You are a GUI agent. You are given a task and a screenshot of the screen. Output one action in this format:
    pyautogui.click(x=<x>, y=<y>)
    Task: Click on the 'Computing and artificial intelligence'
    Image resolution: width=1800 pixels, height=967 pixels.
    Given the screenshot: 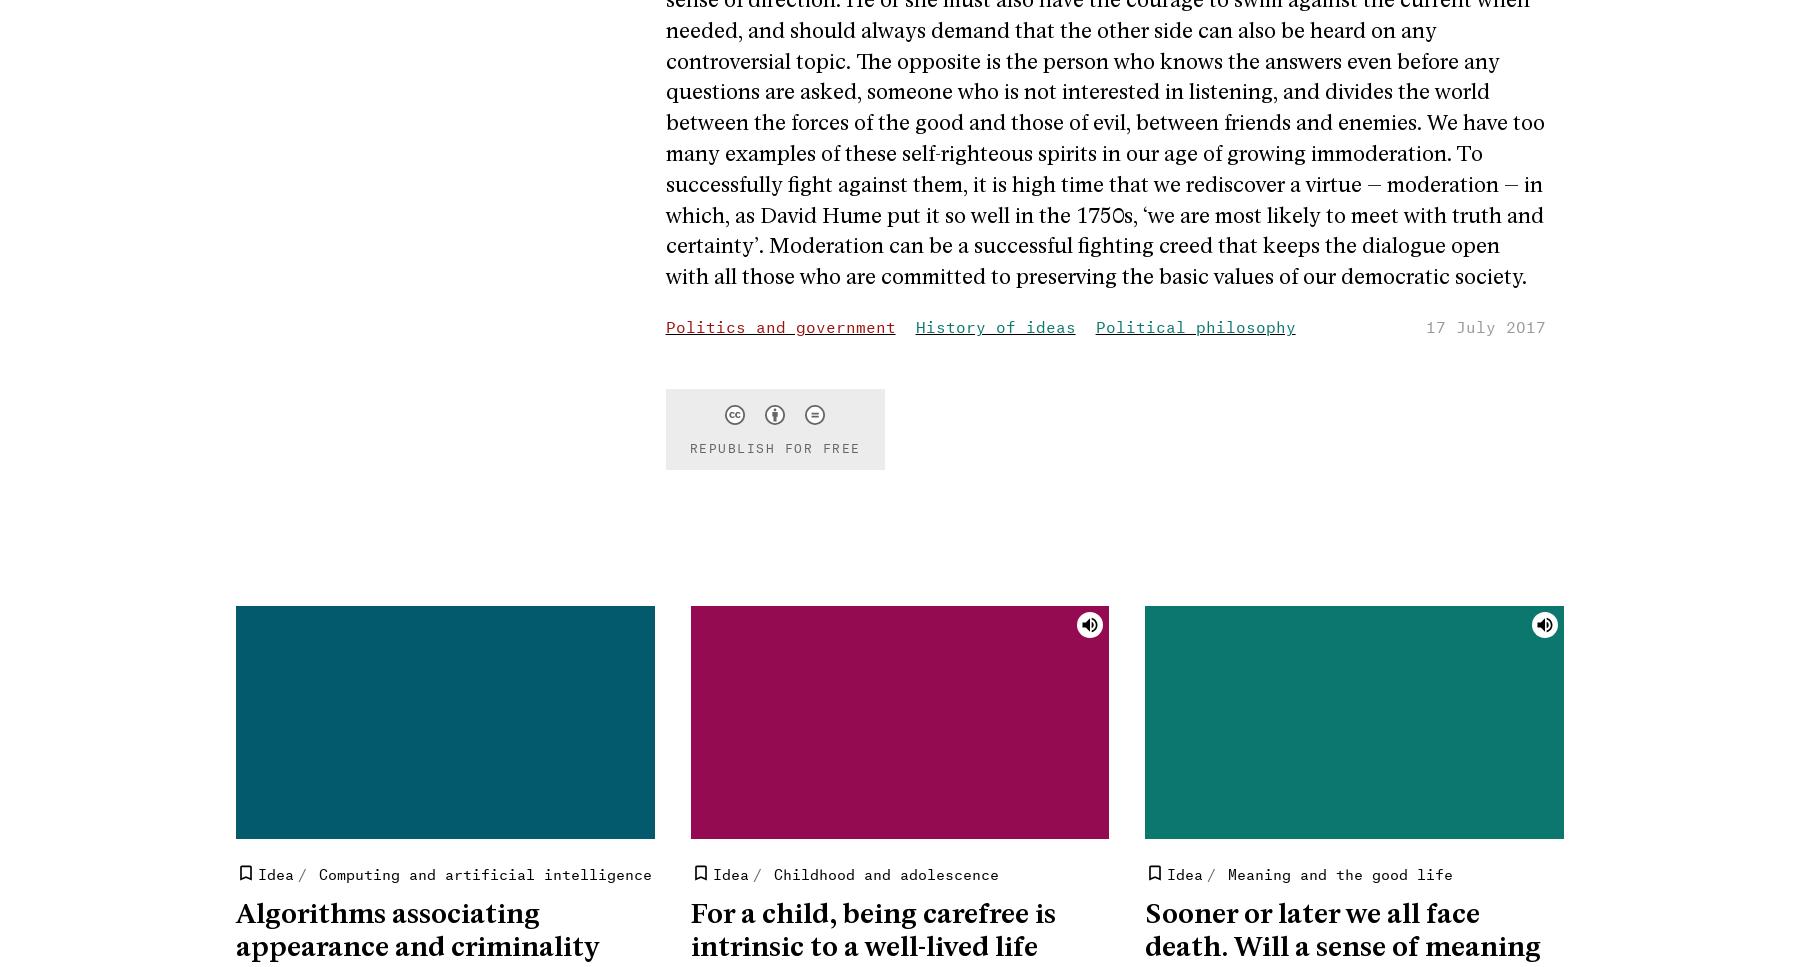 What is the action you would take?
    pyautogui.click(x=484, y=871)
    